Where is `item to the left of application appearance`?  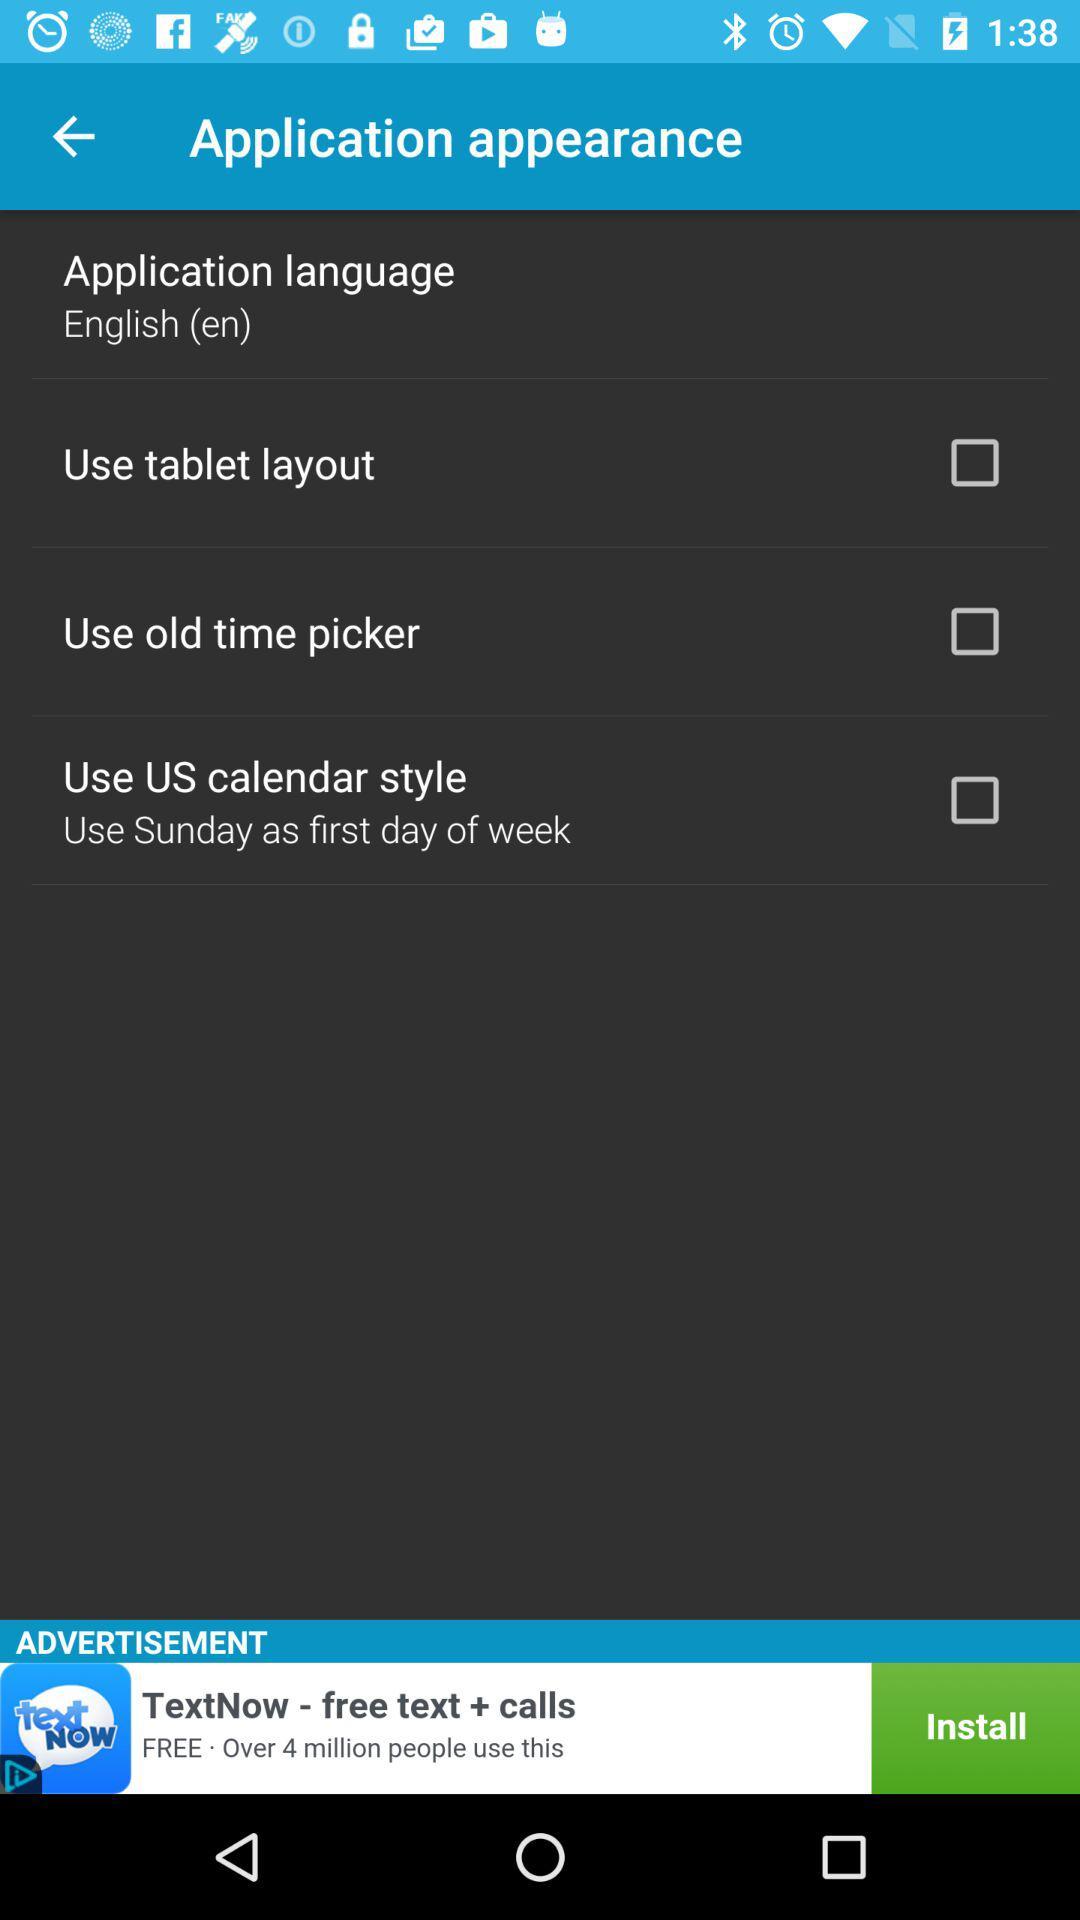
item to the left of application appearance is located at coordinates (72, 135).